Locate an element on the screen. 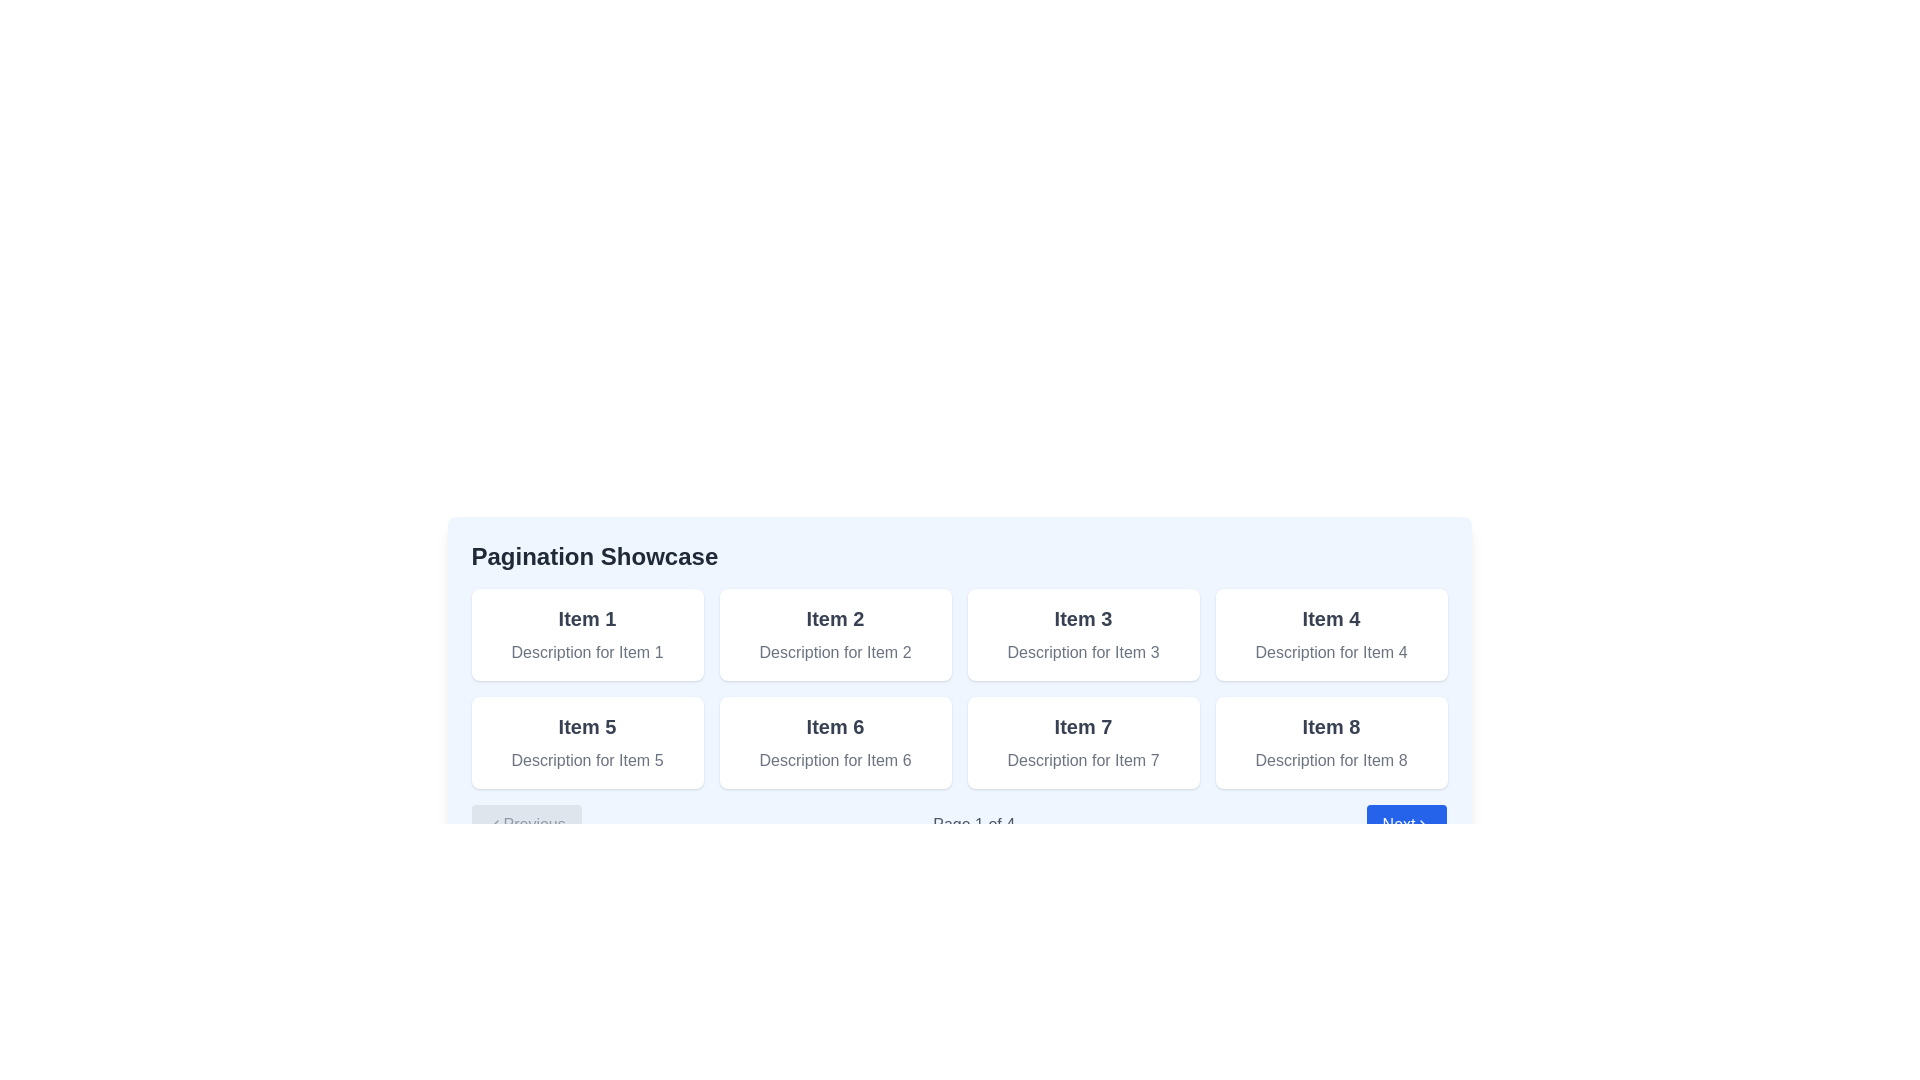 The height and width of the screenshot is (1080, 1920). the static text label that serves as a descriptive subtitle for Item 6, located beneath the title text in the lower section of the card is located at coordinates (835, 760).